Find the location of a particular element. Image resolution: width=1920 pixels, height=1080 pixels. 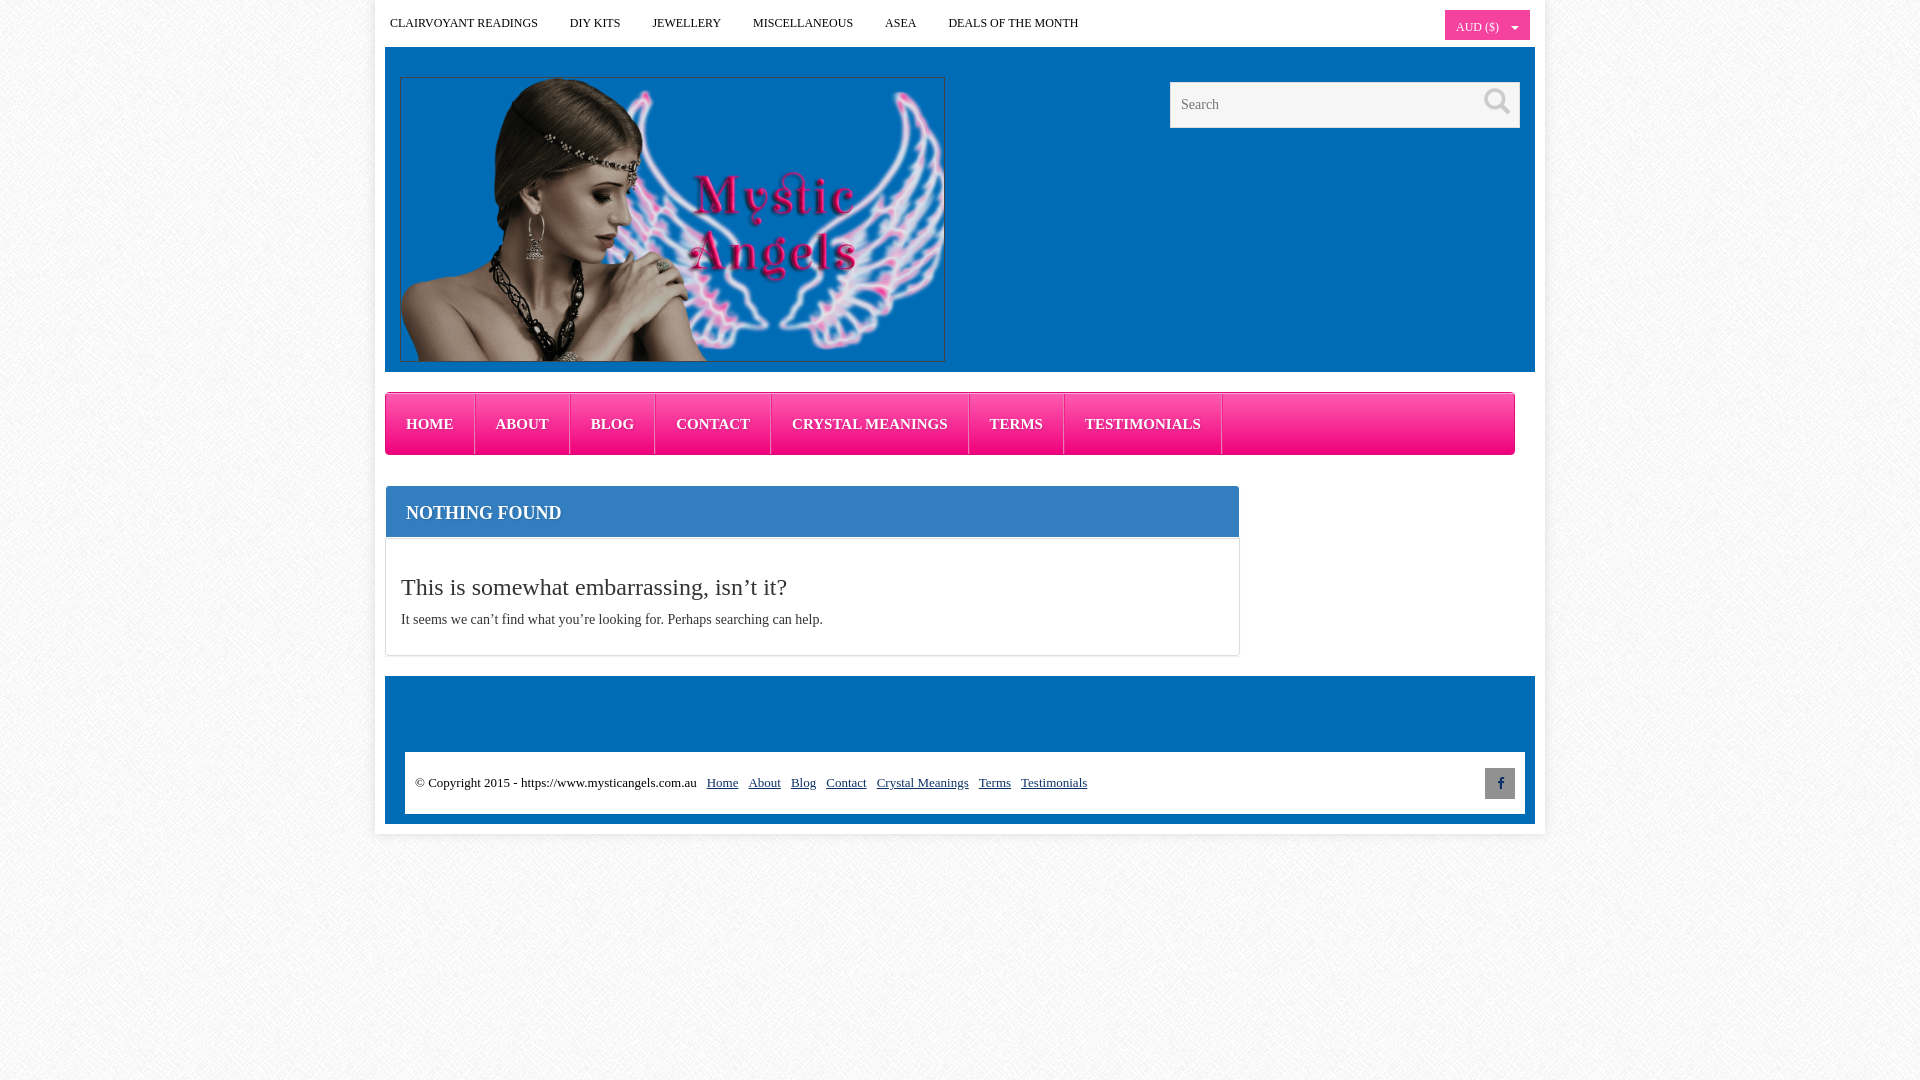

'HOME' is located at coordinates (429, 423).